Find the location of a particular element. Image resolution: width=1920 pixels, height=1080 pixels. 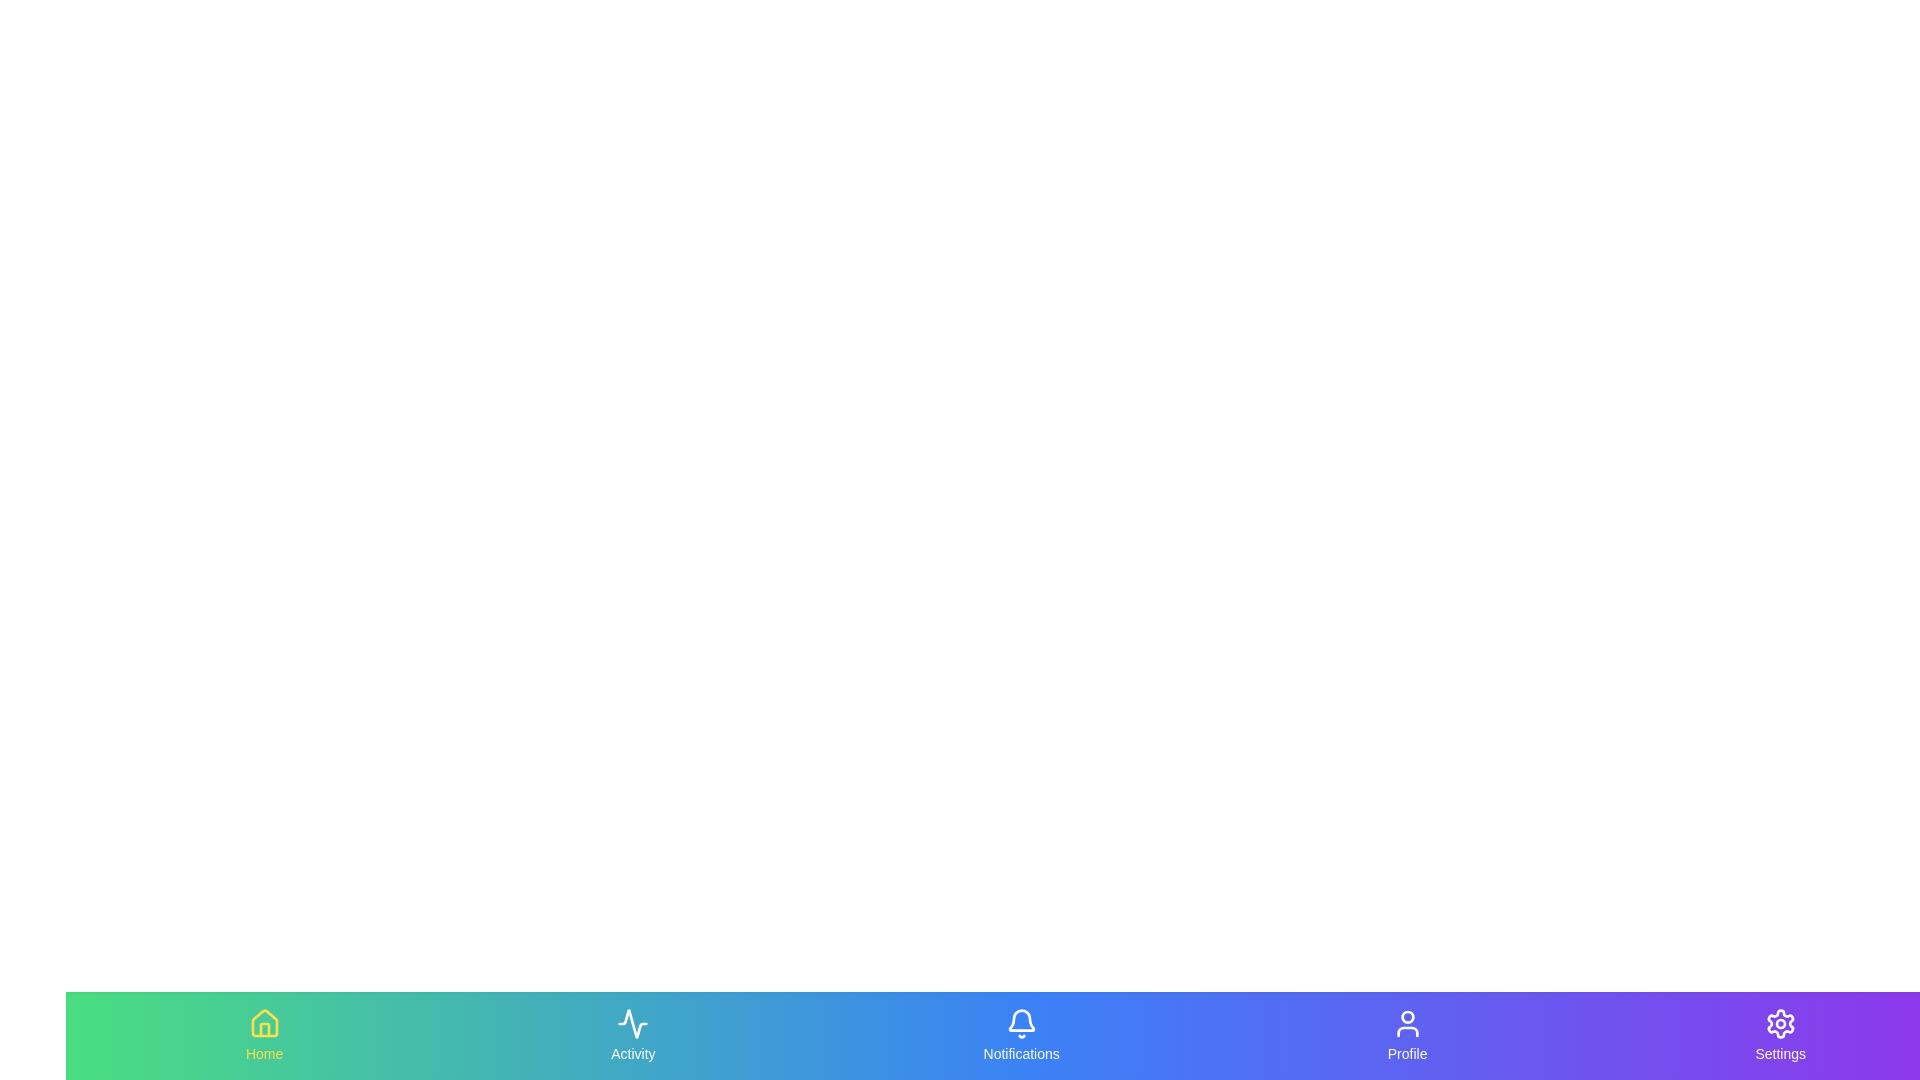

the navigation tab labeled Notifications to see the hover effect is located at coordinates (1021, 1035).